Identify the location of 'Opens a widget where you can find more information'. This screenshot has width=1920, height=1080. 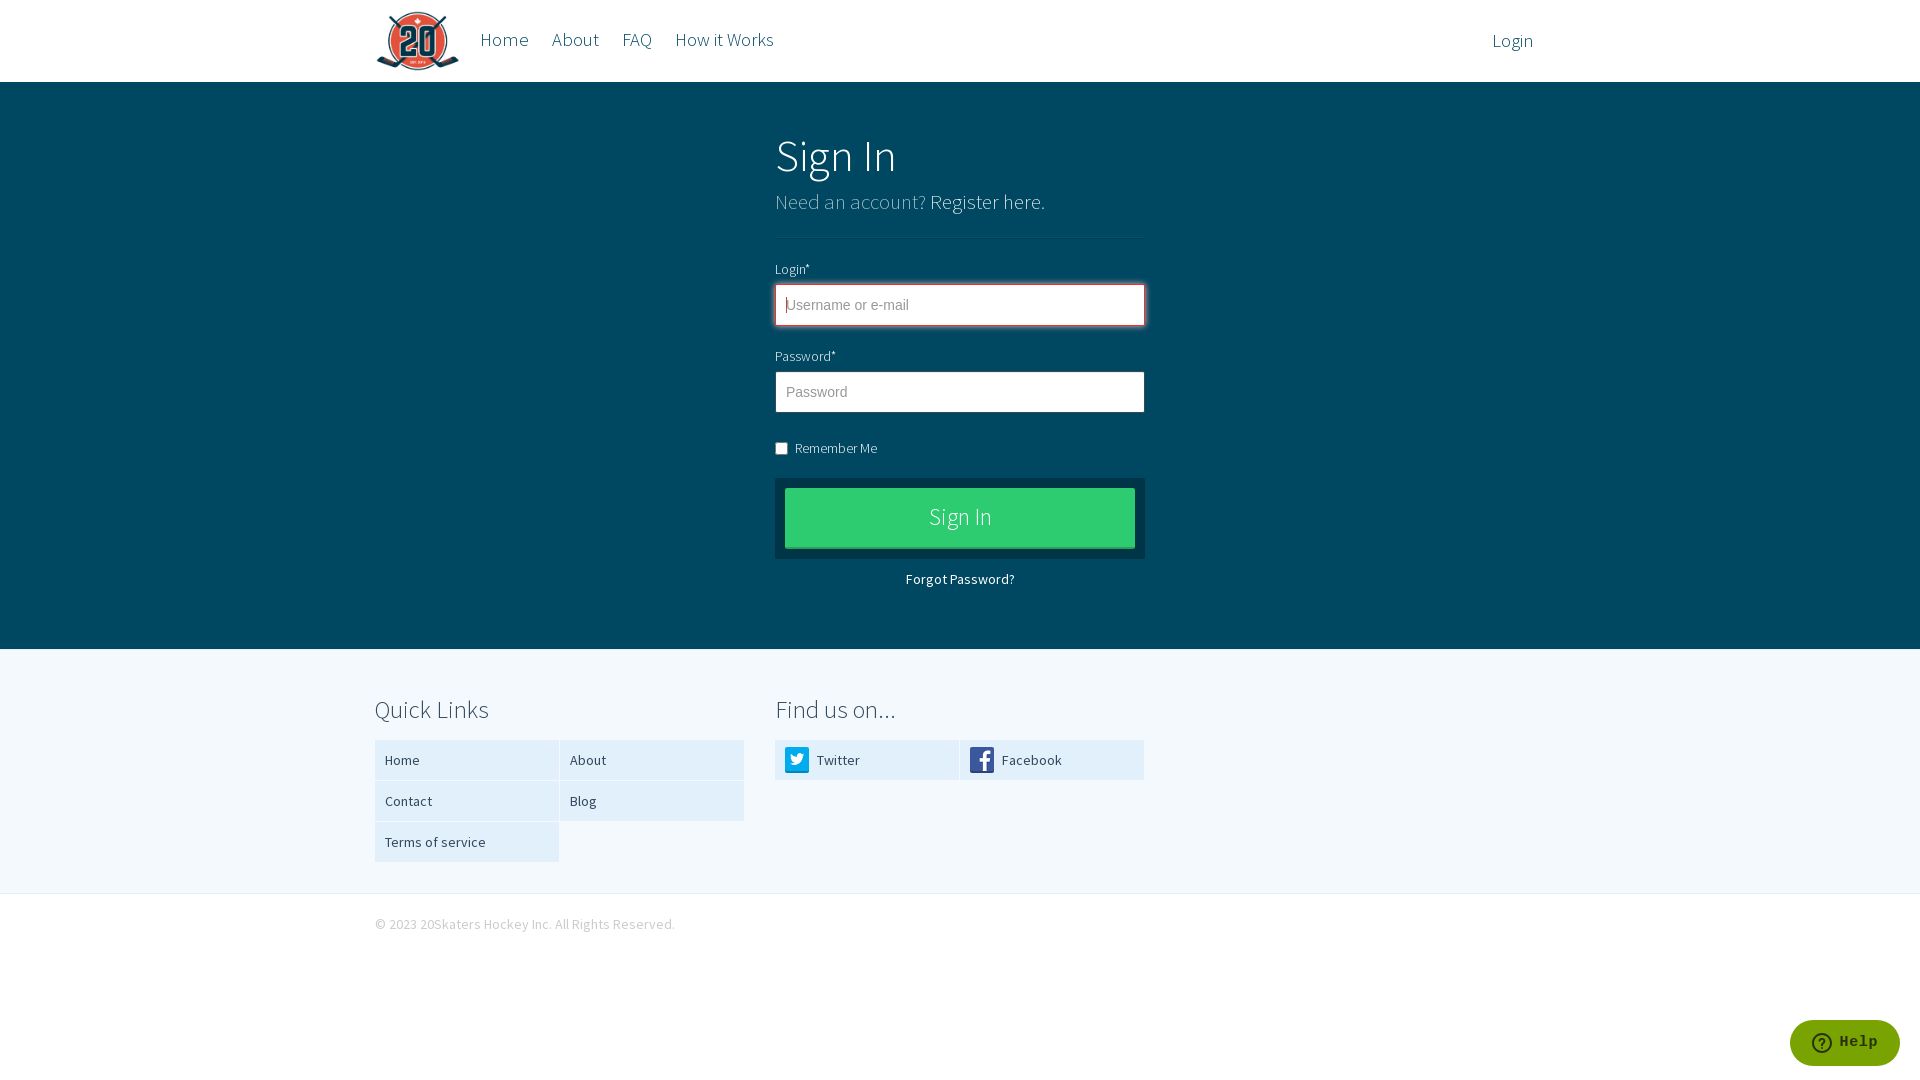
(1843, 1044).